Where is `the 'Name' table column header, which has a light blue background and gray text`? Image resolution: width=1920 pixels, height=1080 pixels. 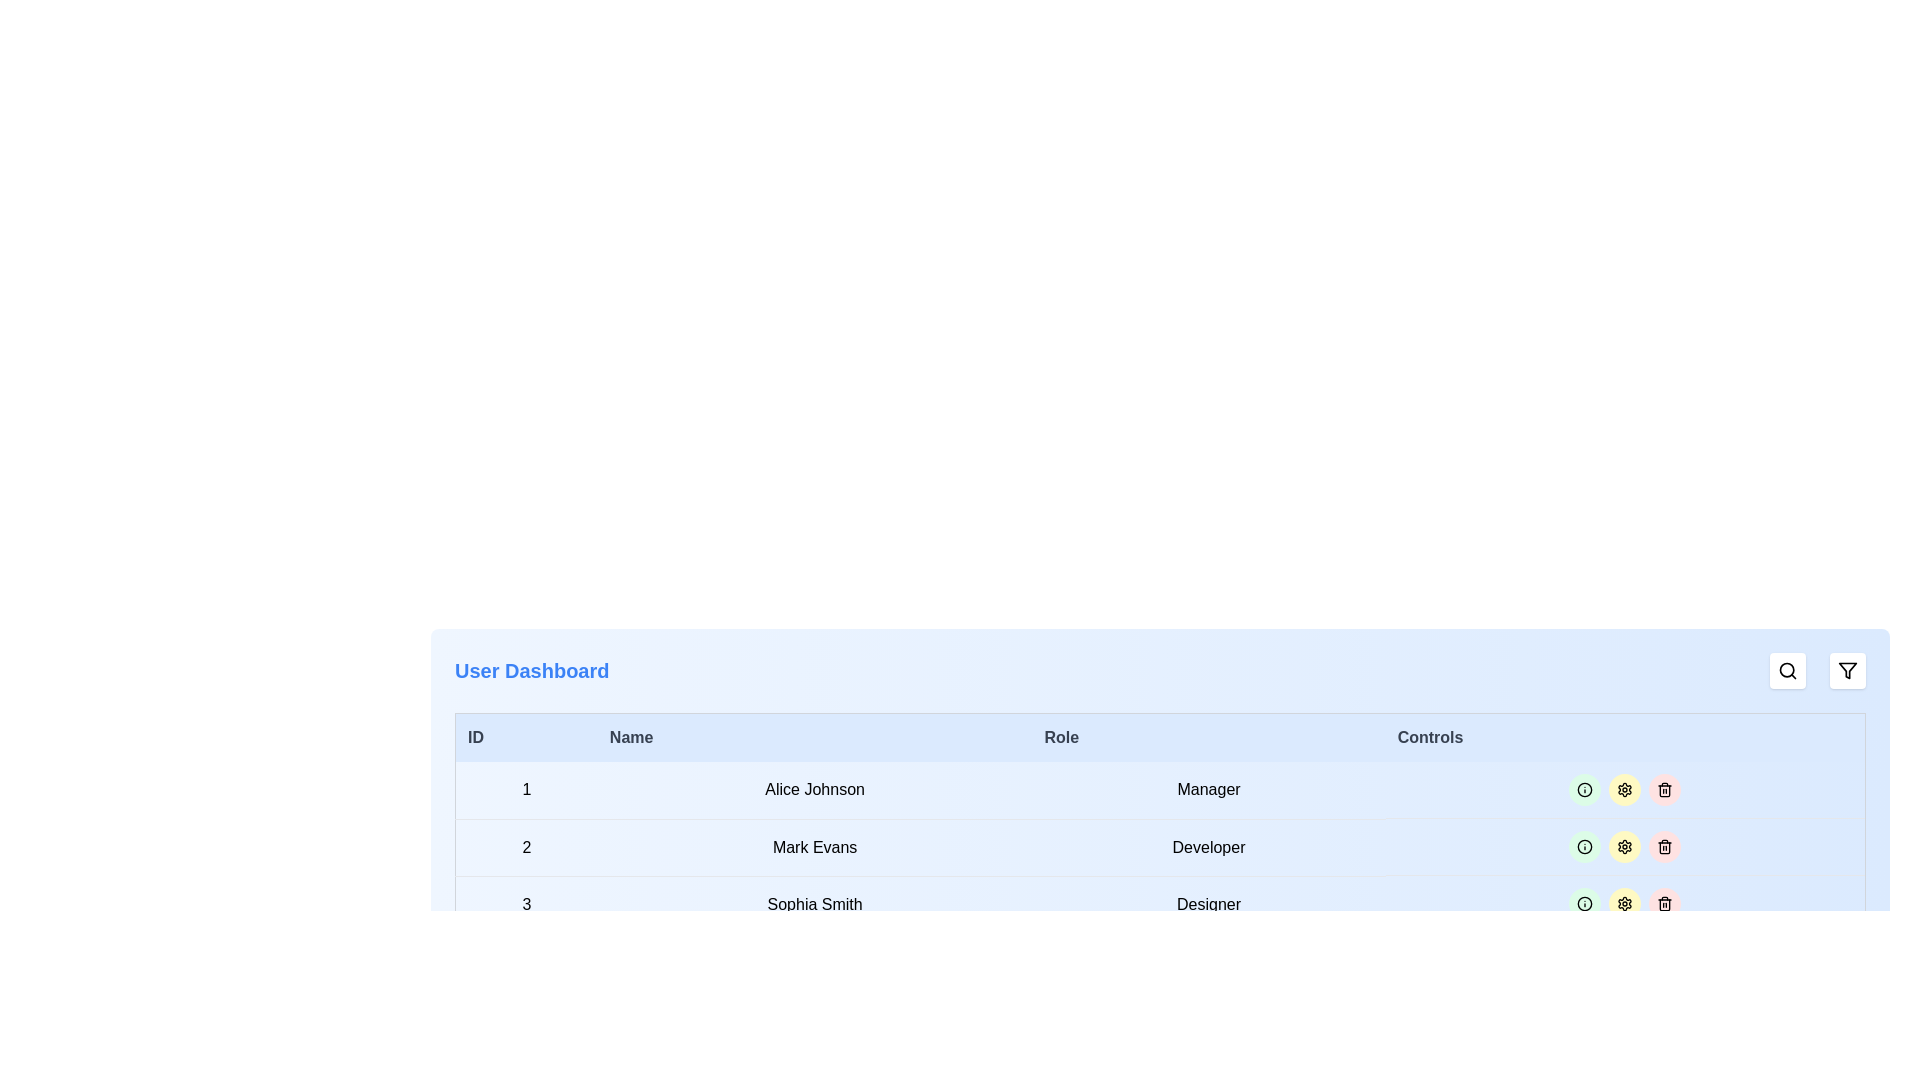
the 'Name' table column header, which has a light blue background and gray text is located at coordinates (815, 737).